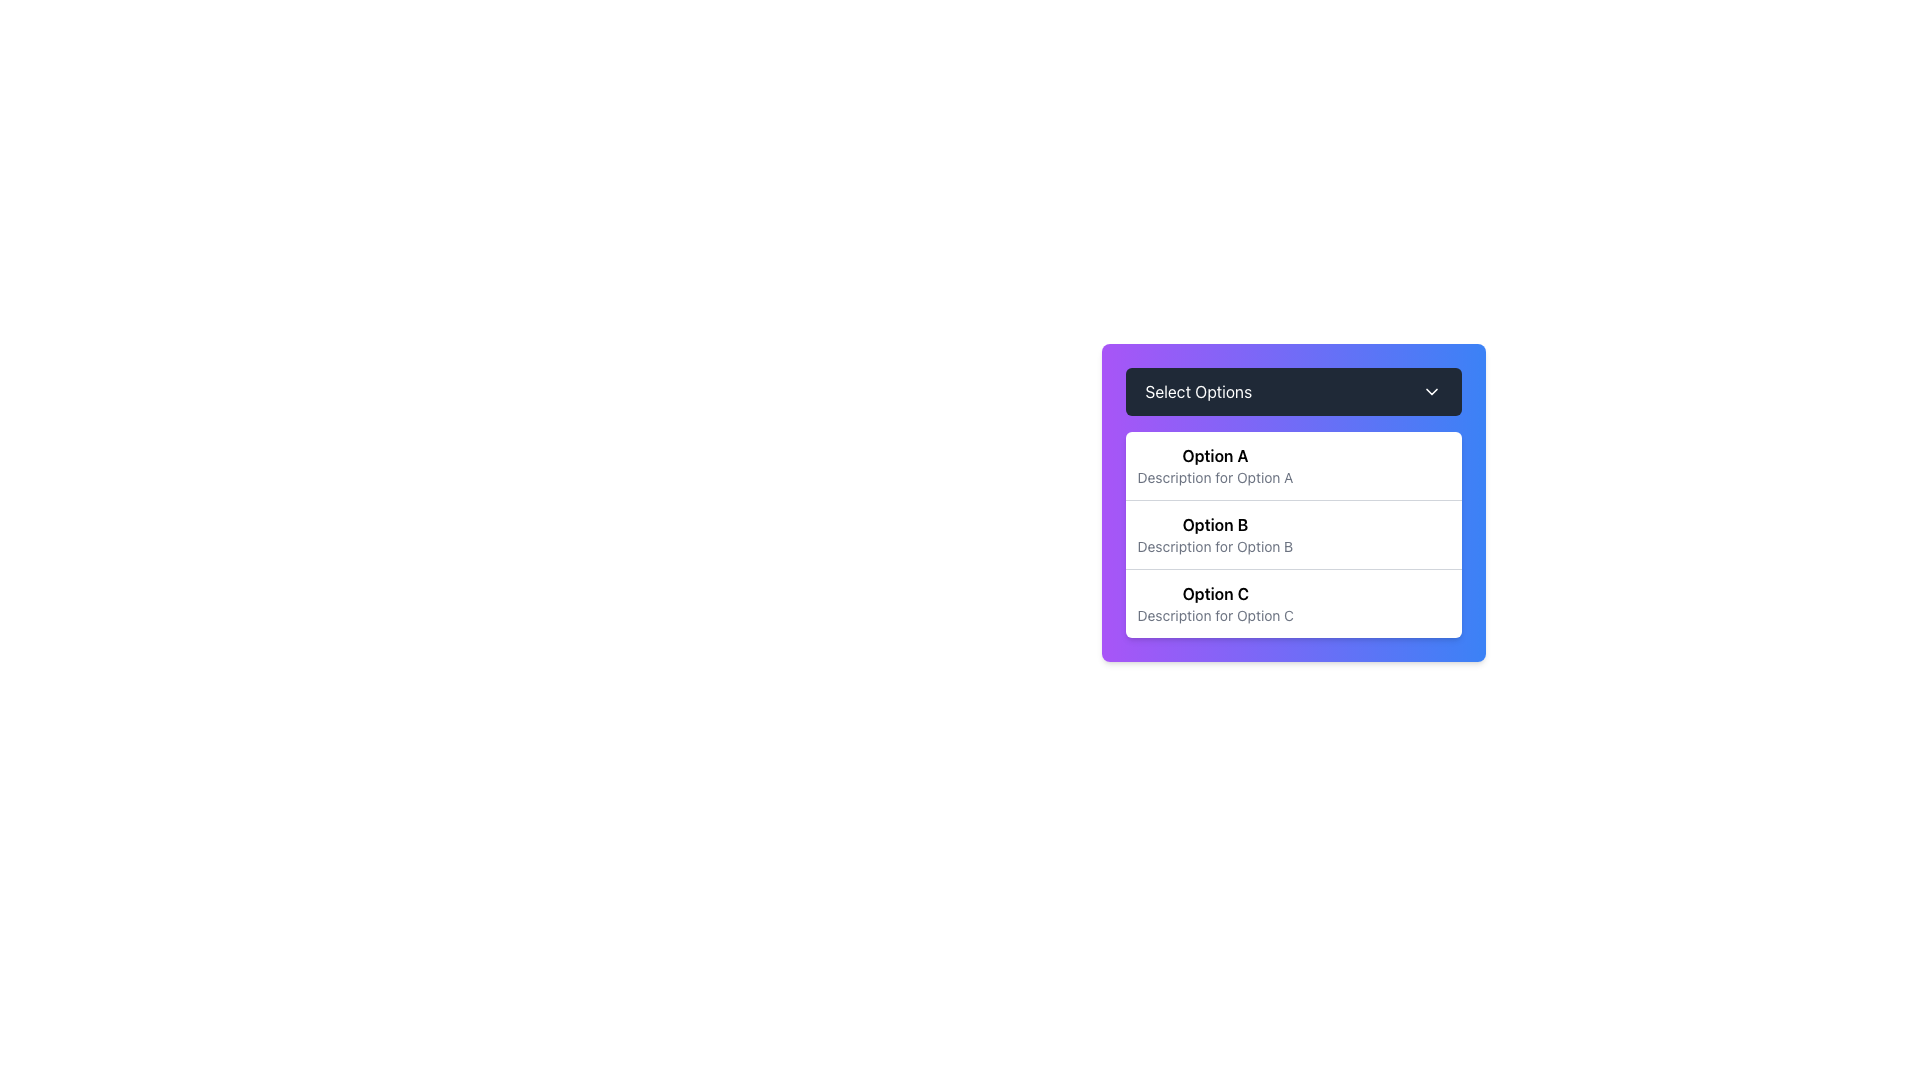 Image resolution: width=1920 pixels, height=1080 pixels. I want to click on the informational text that provides supplementary information for 'Option C' in the dropdown menu, located immediately below the 'Option C' label, so click(1214, 615).